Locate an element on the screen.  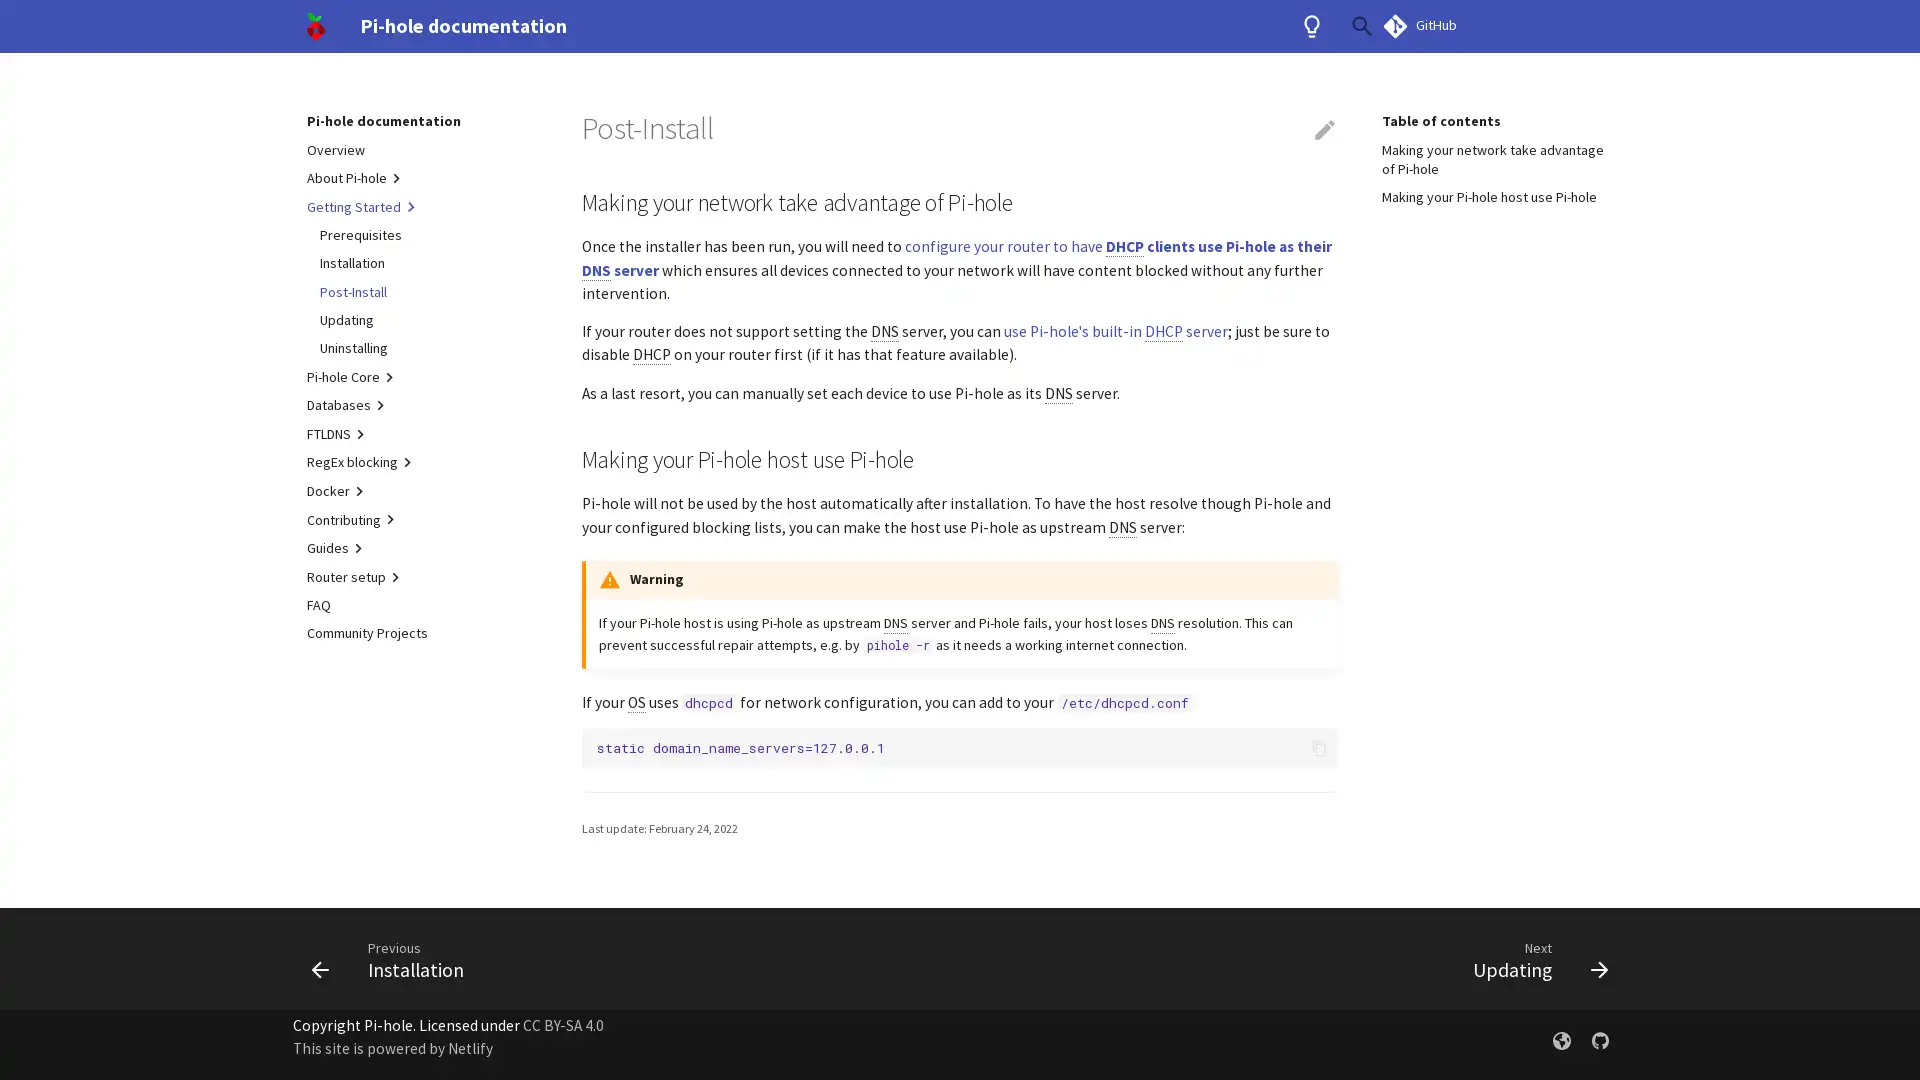
Clear is located at coordinates (1314, 26).